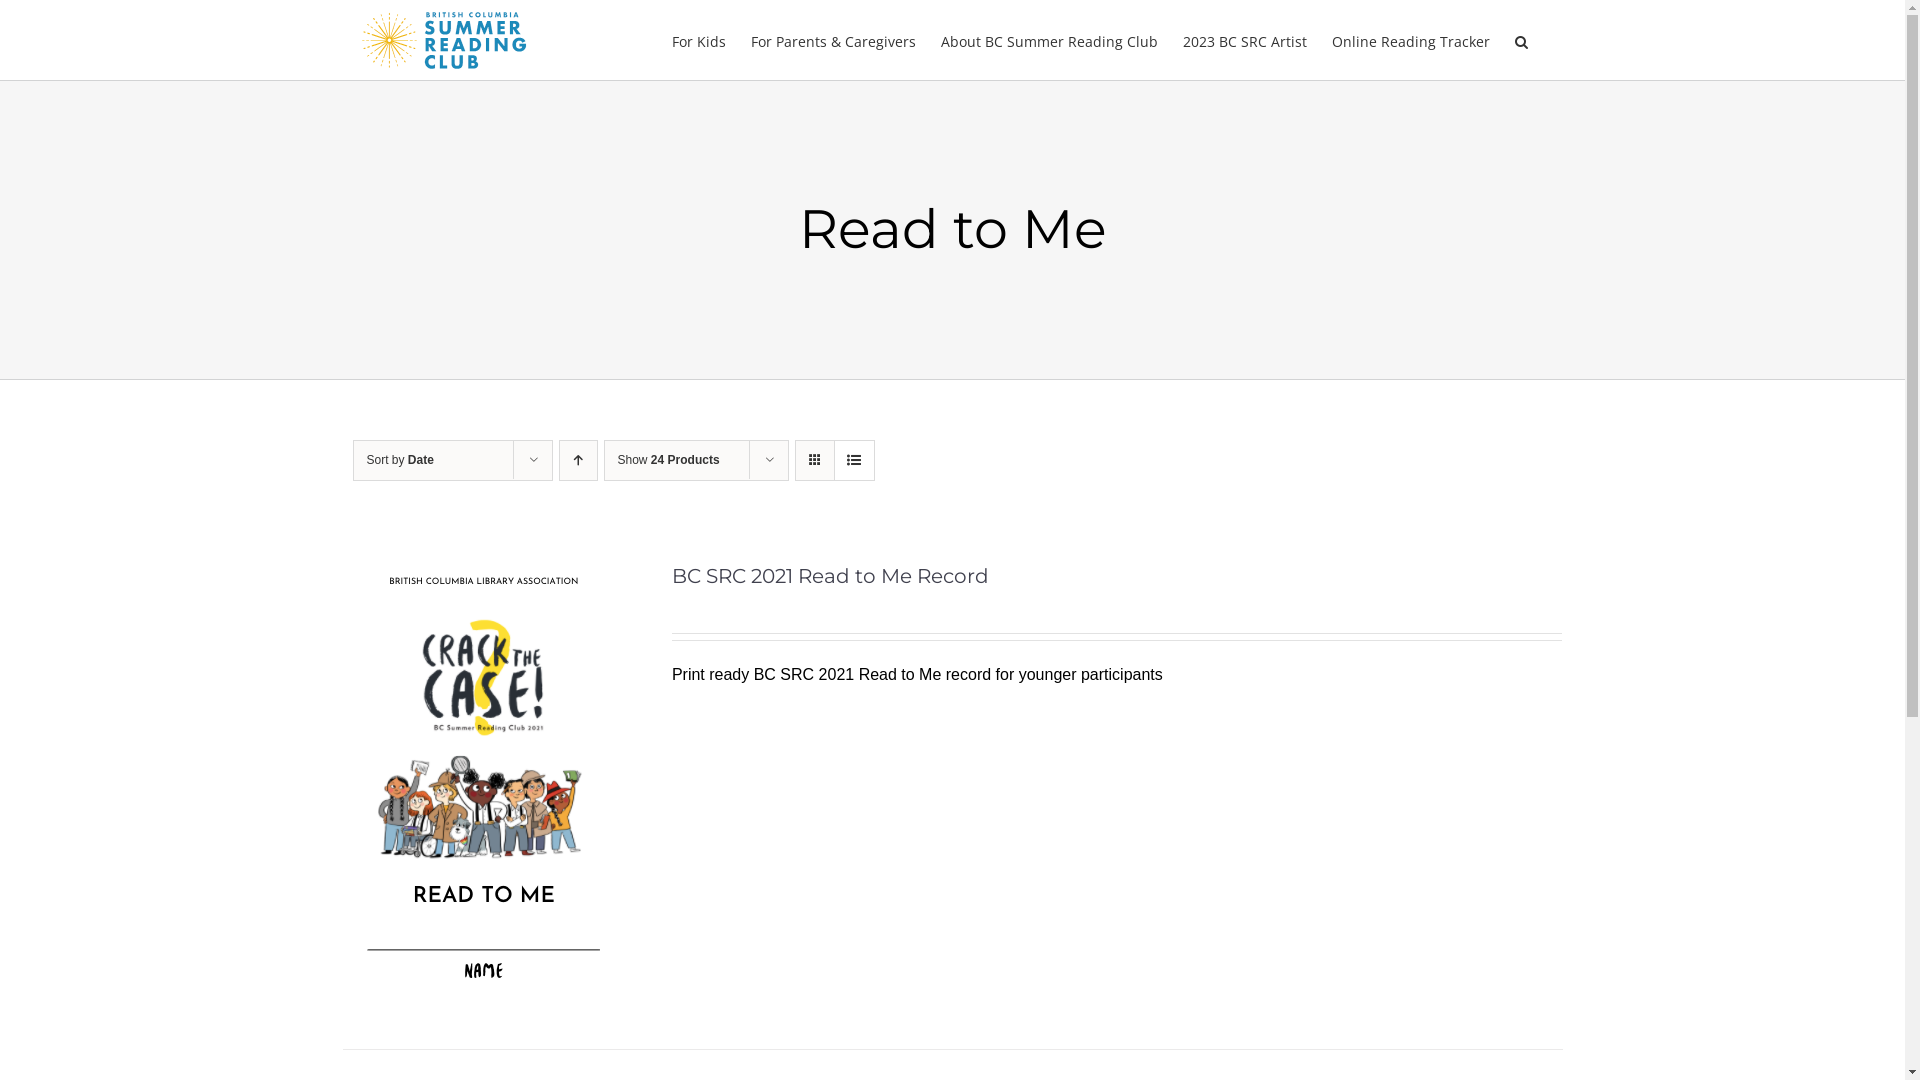 The image size is (1920, 1080). Describe the element at coordinates (399, 459) in the screenshot. I see `'Sort by Date'` at that location.